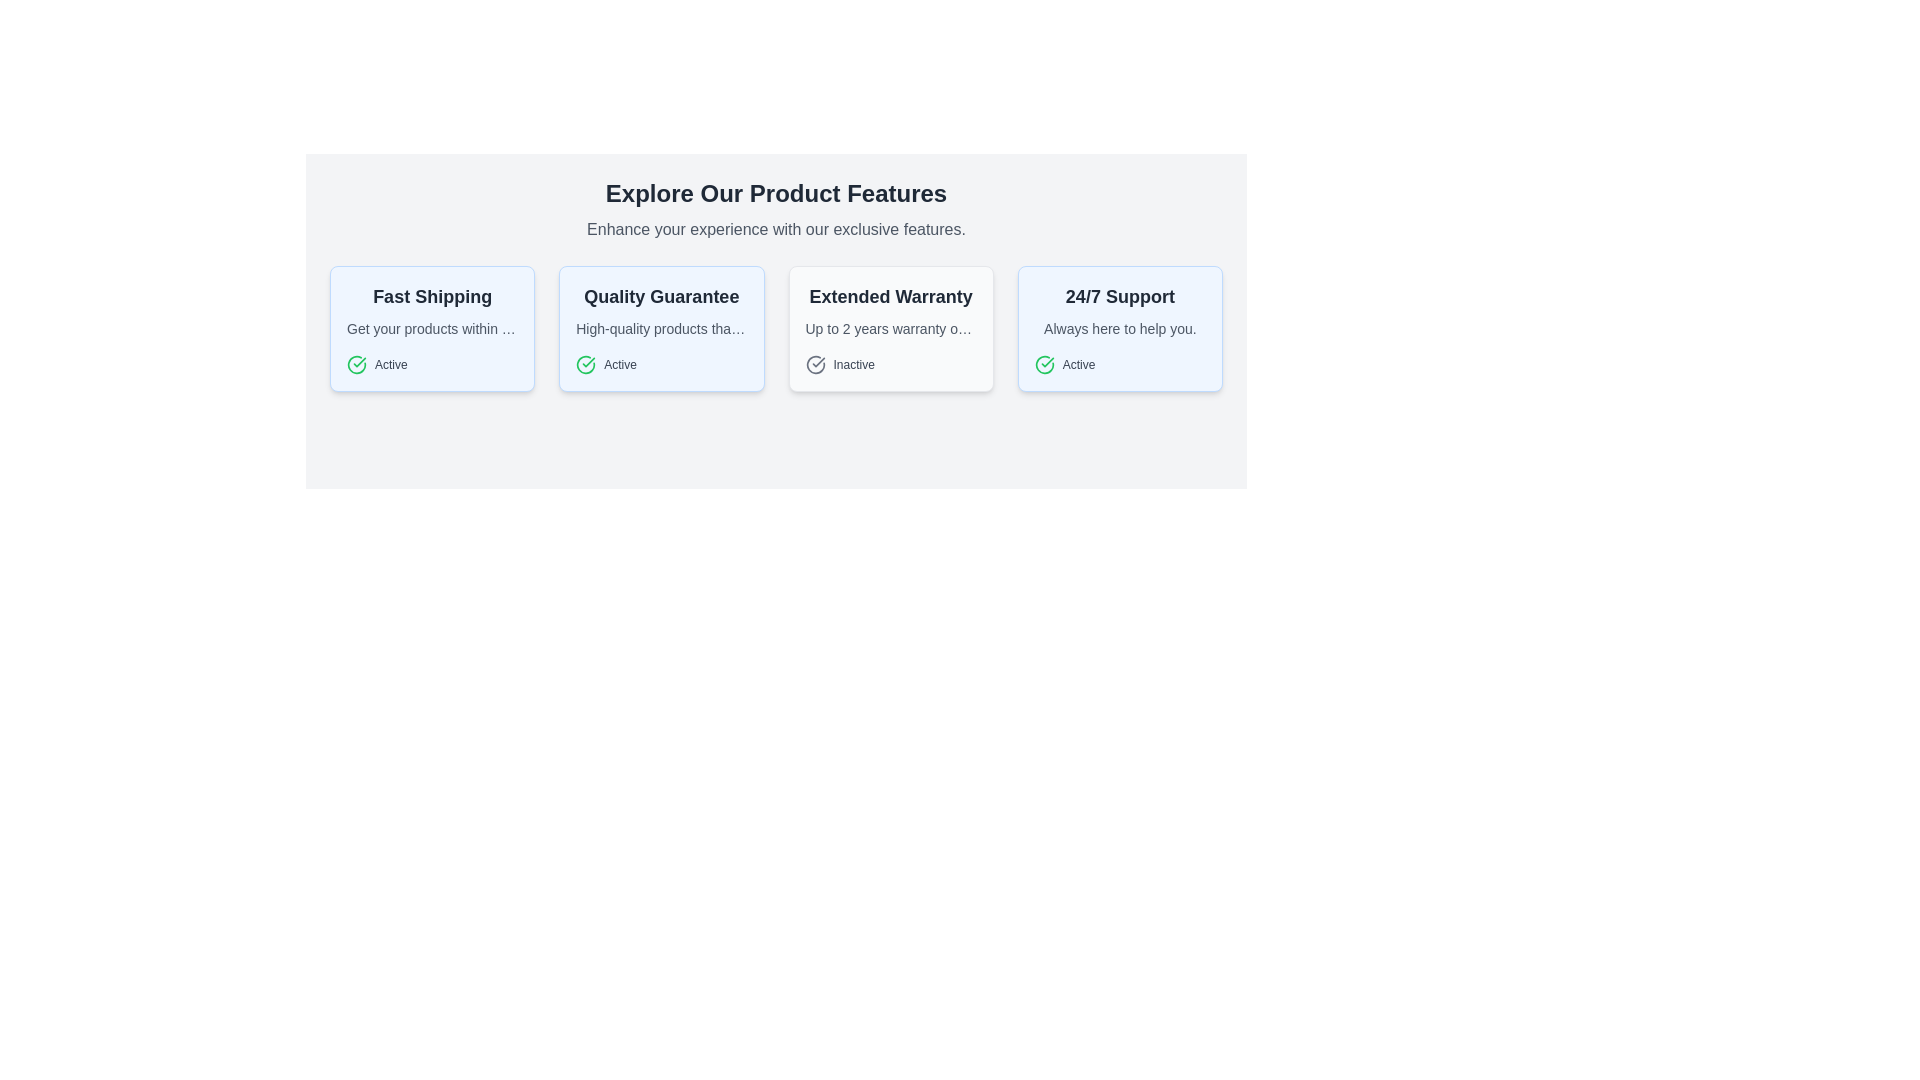  I want to click on text of the status label indicating 'Active' located within the 'Fast Shipping' card, positioned to the right of the green checkmark icon, so click(391, 365).